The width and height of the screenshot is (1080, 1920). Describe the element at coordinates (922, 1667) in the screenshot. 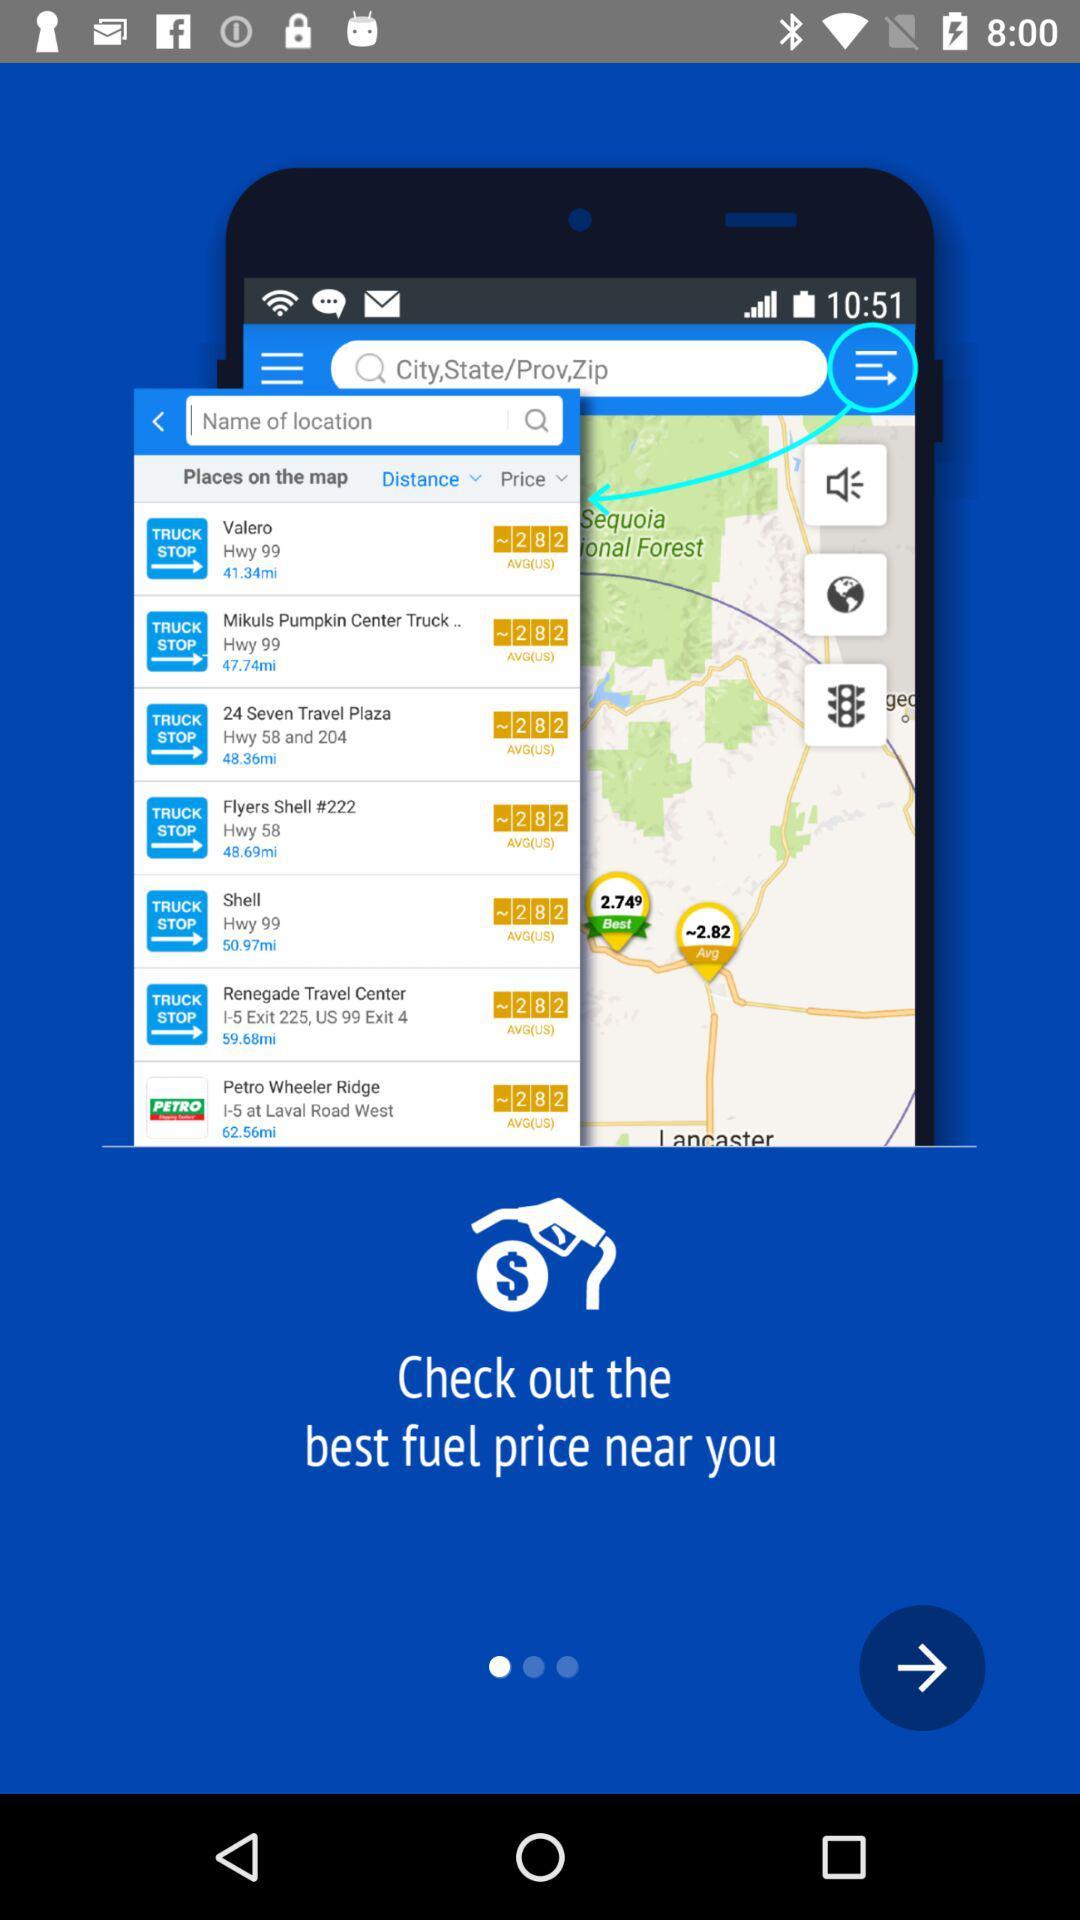

I see `go forward` at that location.